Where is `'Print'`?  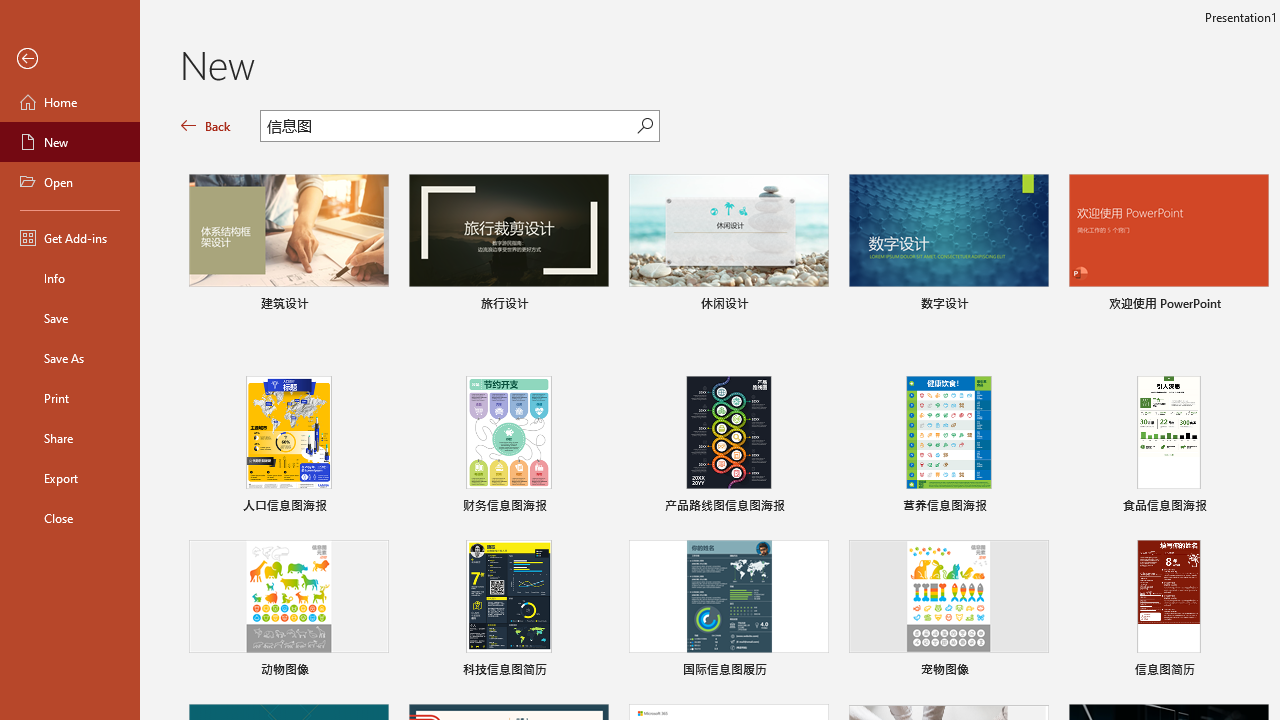
'Print' is located at coordinates (69, 398).